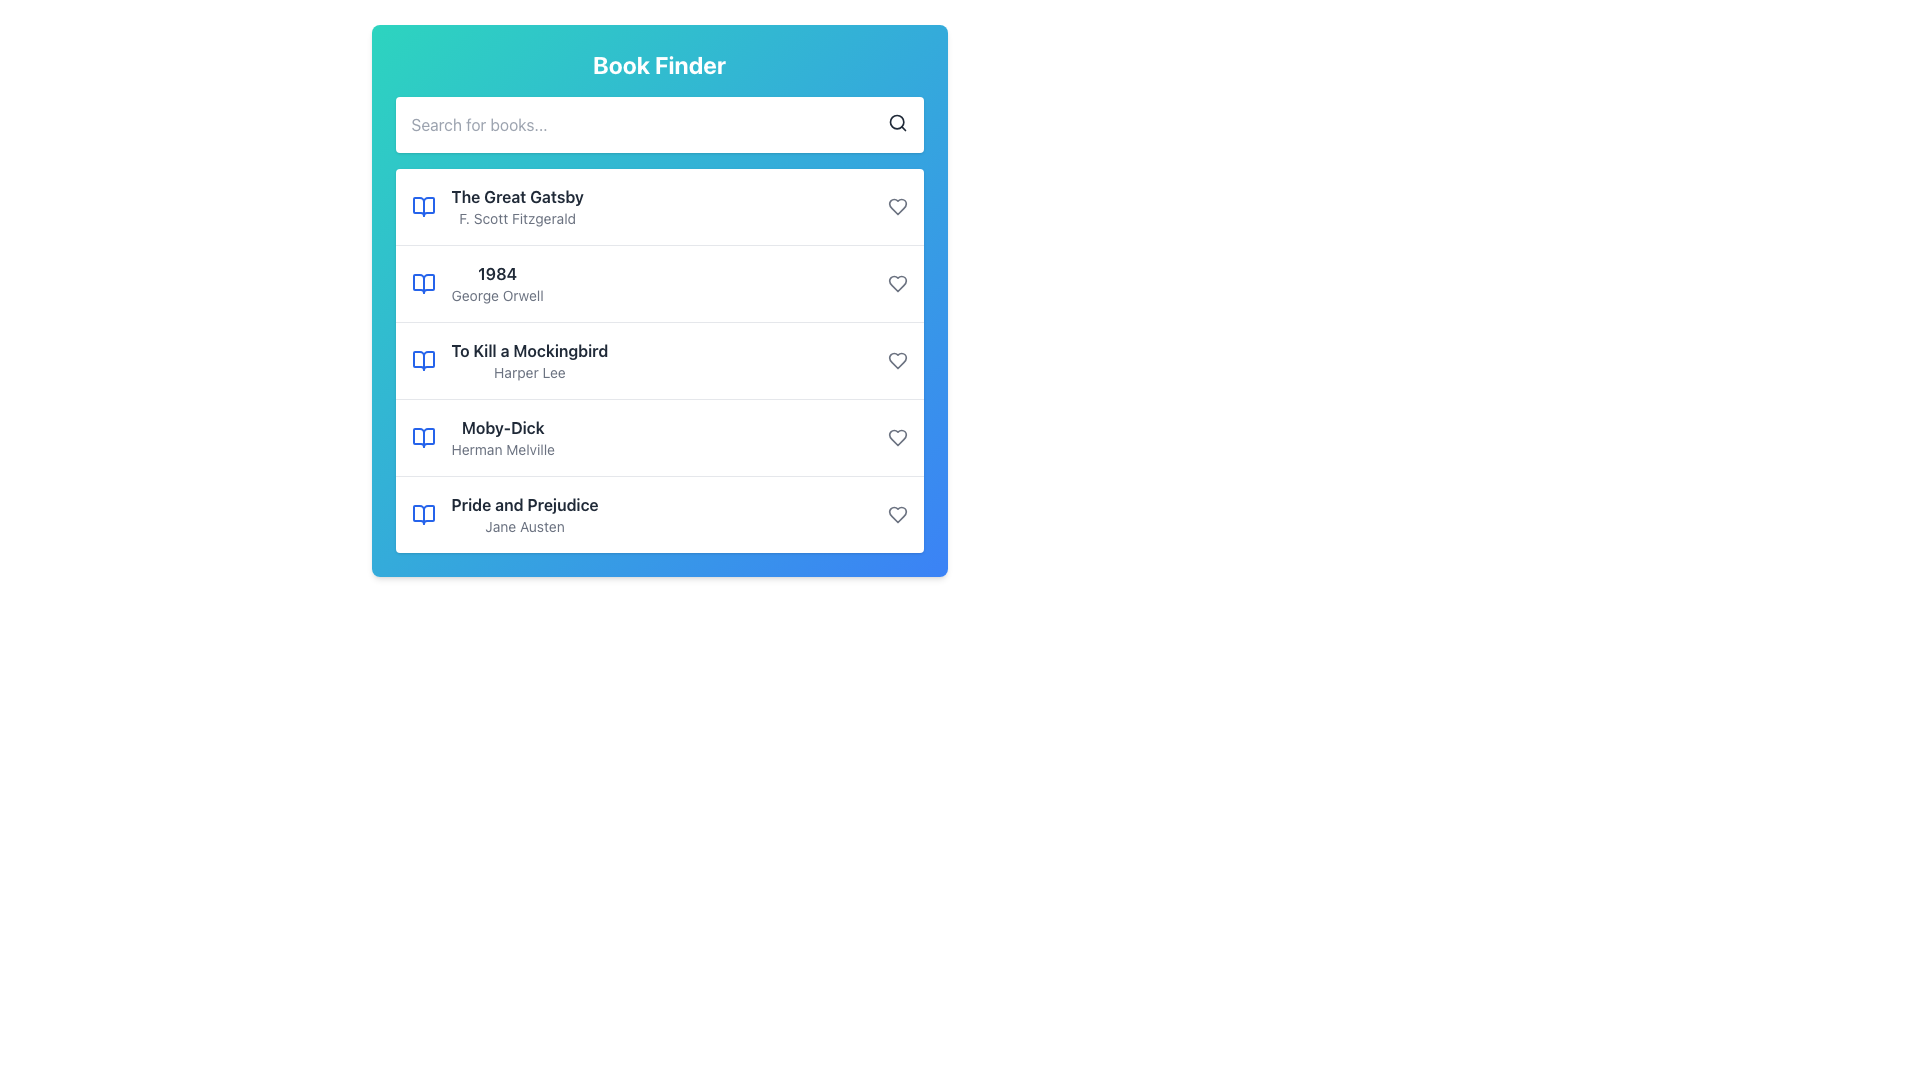  Describe the element at coordinates (896, 284) in the screenshot. I see `the heart icon located to the right of the book title '1984' by George Orwell` at that location.